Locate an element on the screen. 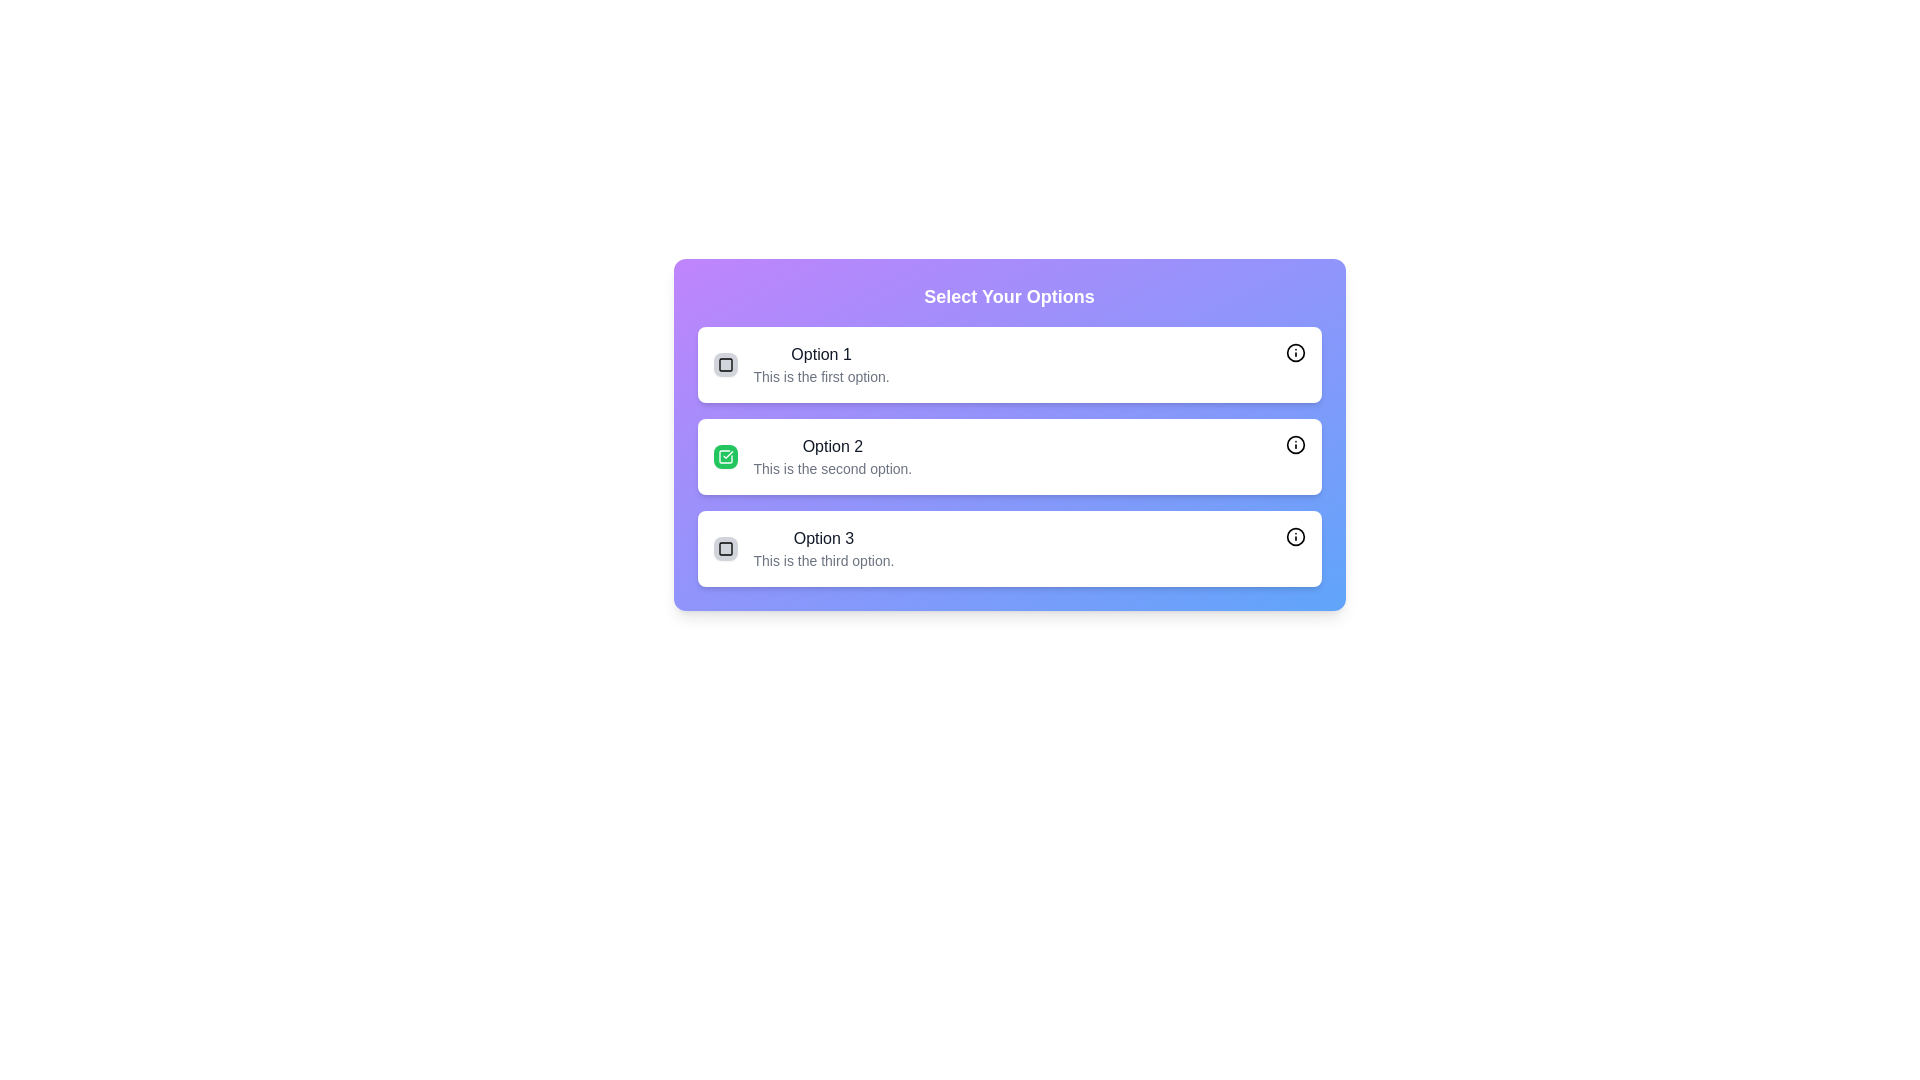 Image resolution: width=1920 pixels, height=1080 pixels. the text block in the last row of the list under 'Select Your Options' is located at coordinates (823, 548).